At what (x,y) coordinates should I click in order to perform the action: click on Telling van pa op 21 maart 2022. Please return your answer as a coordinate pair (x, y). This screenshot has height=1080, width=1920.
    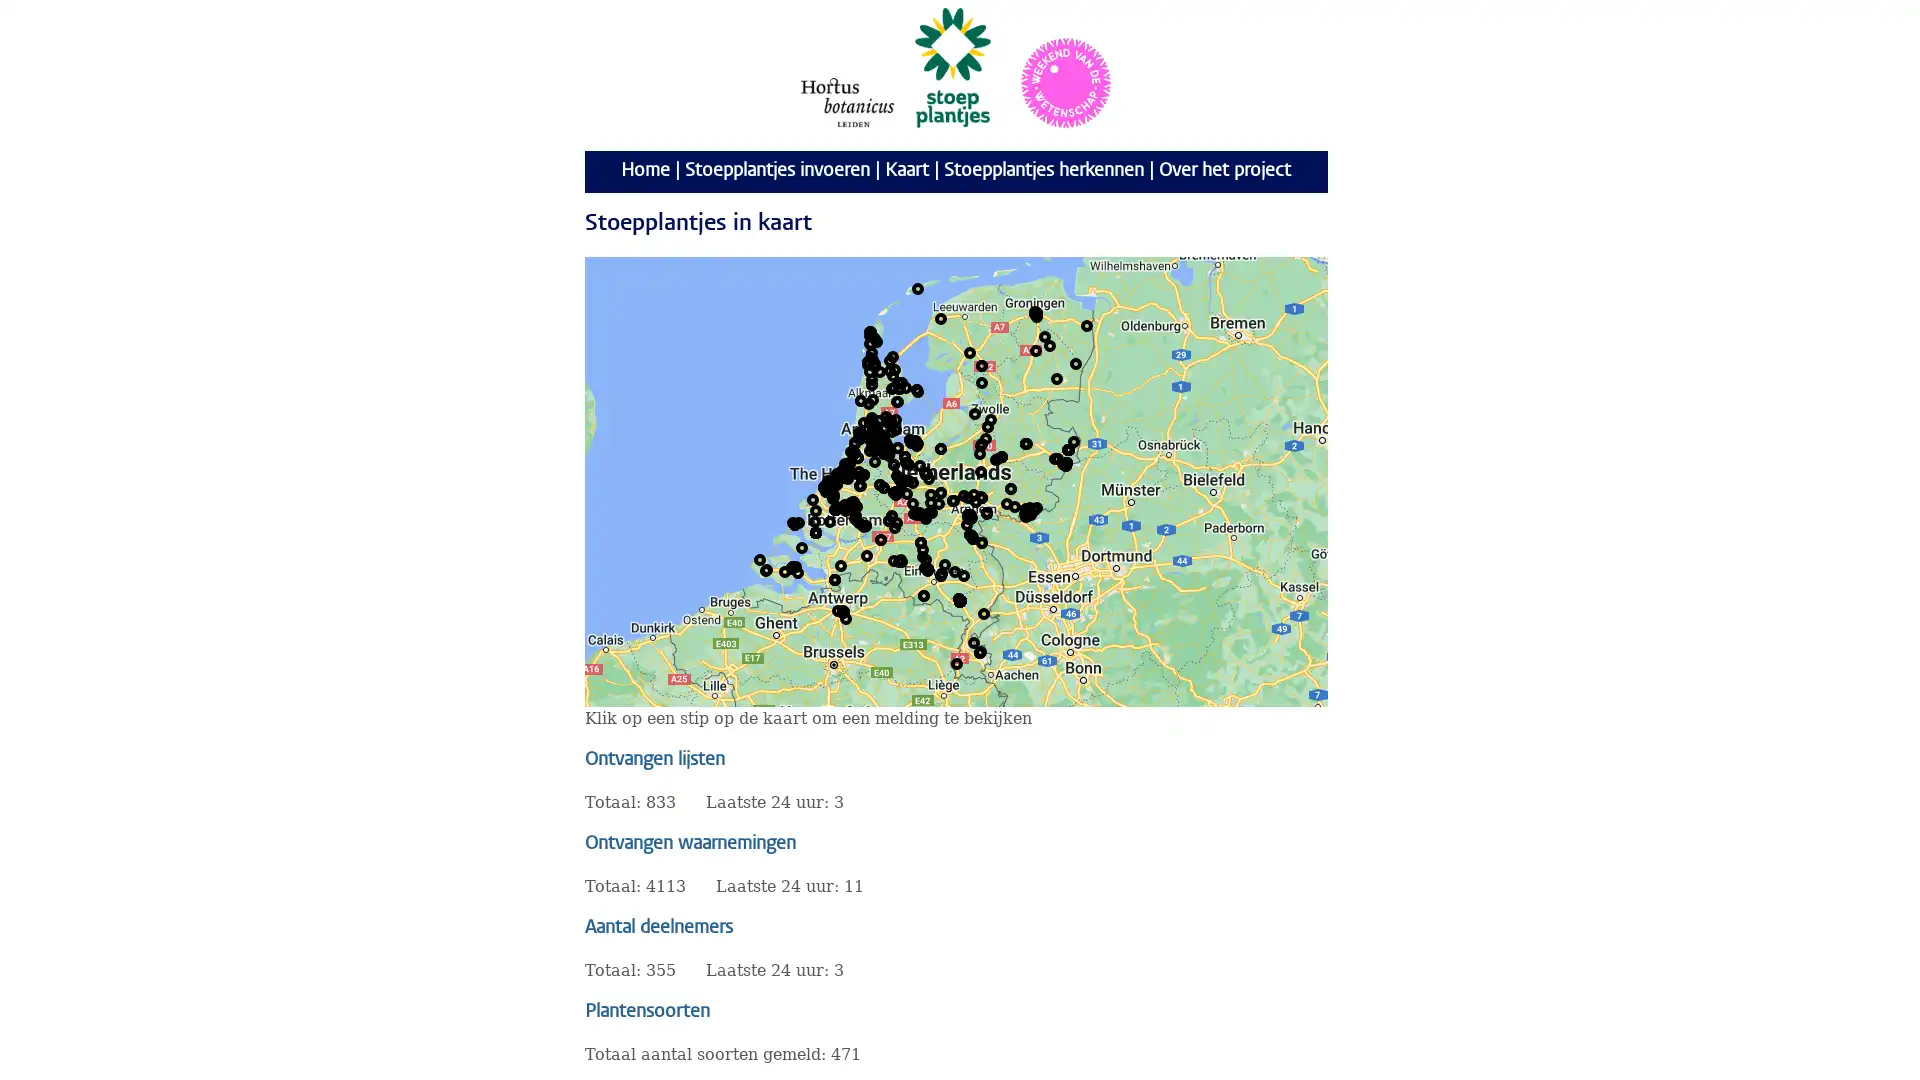
    Looking at the image, I should click on (1036, 349).